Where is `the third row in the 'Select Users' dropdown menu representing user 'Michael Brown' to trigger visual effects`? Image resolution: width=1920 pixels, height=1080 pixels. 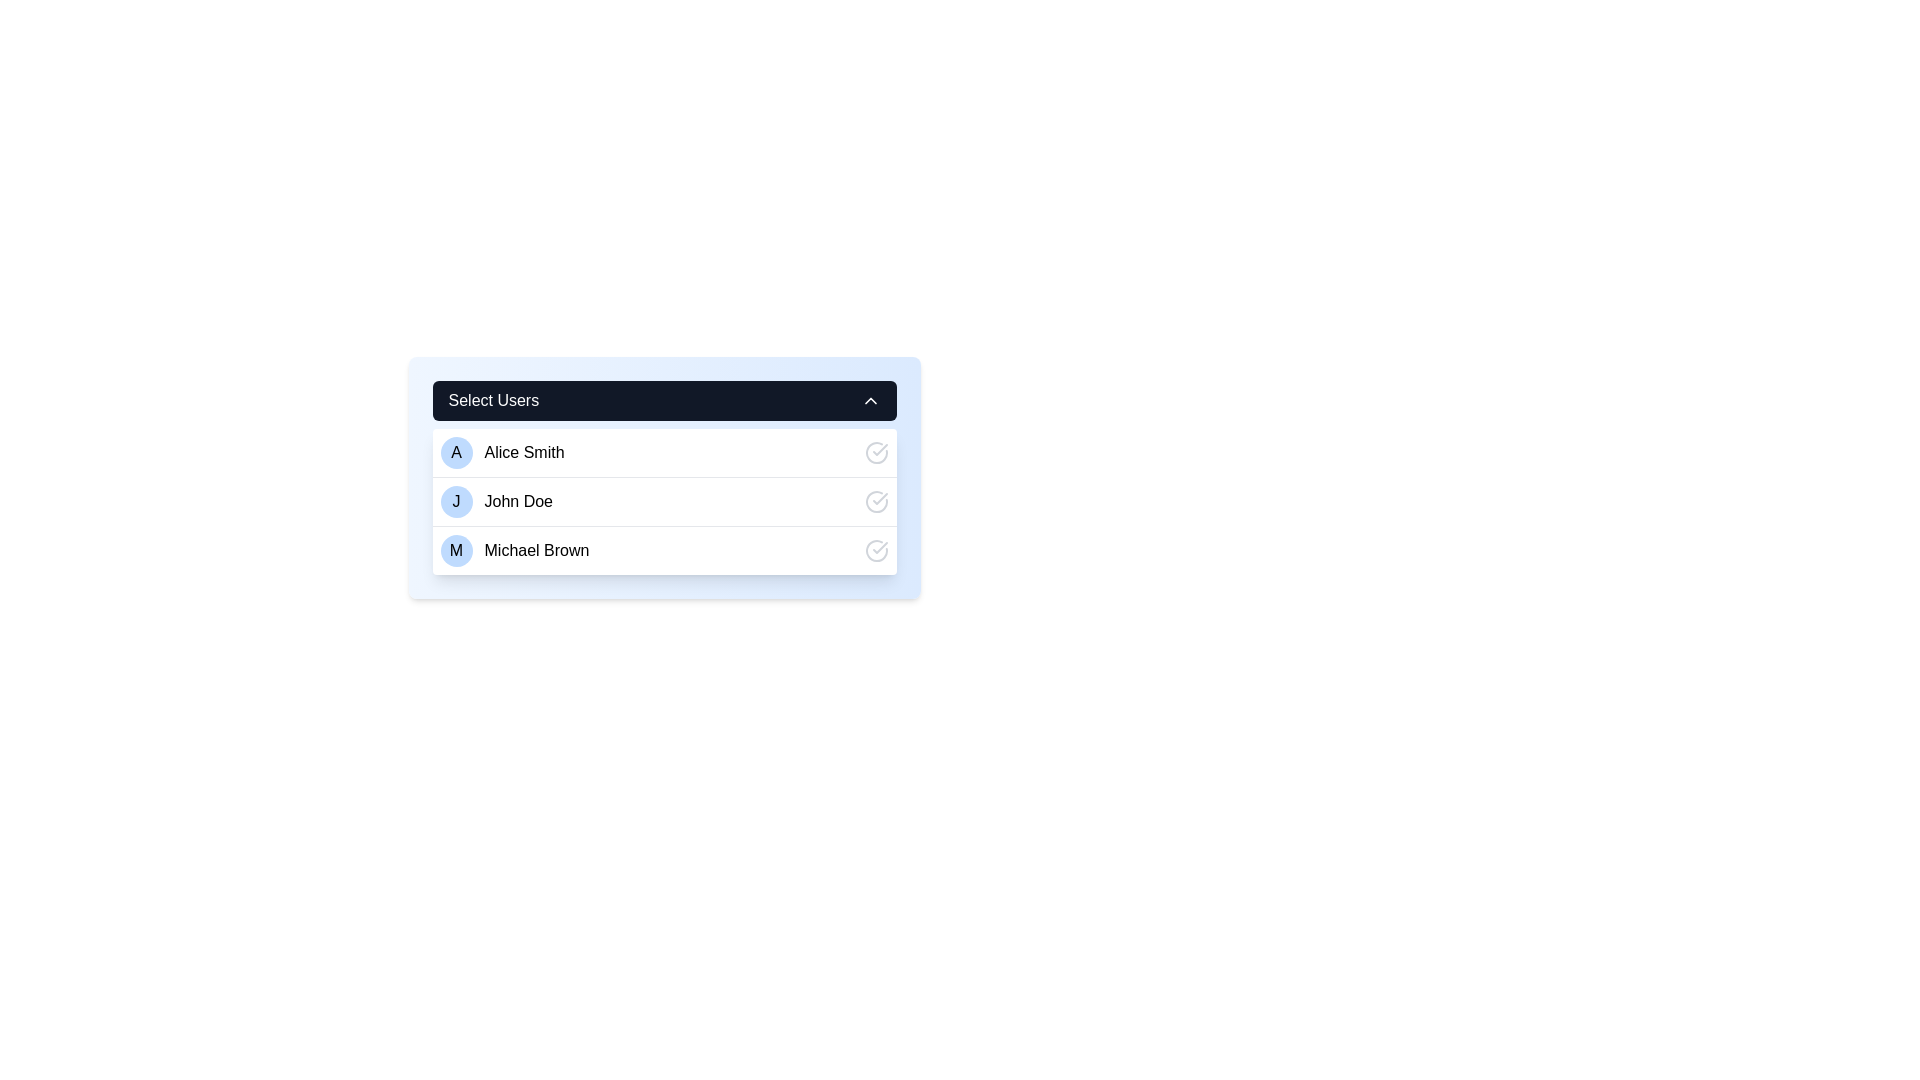 the third row in the 'Select Users' dropdown menu representing user 'Michael Brown' to trigger visual effects is located at coordinates (664, 550).